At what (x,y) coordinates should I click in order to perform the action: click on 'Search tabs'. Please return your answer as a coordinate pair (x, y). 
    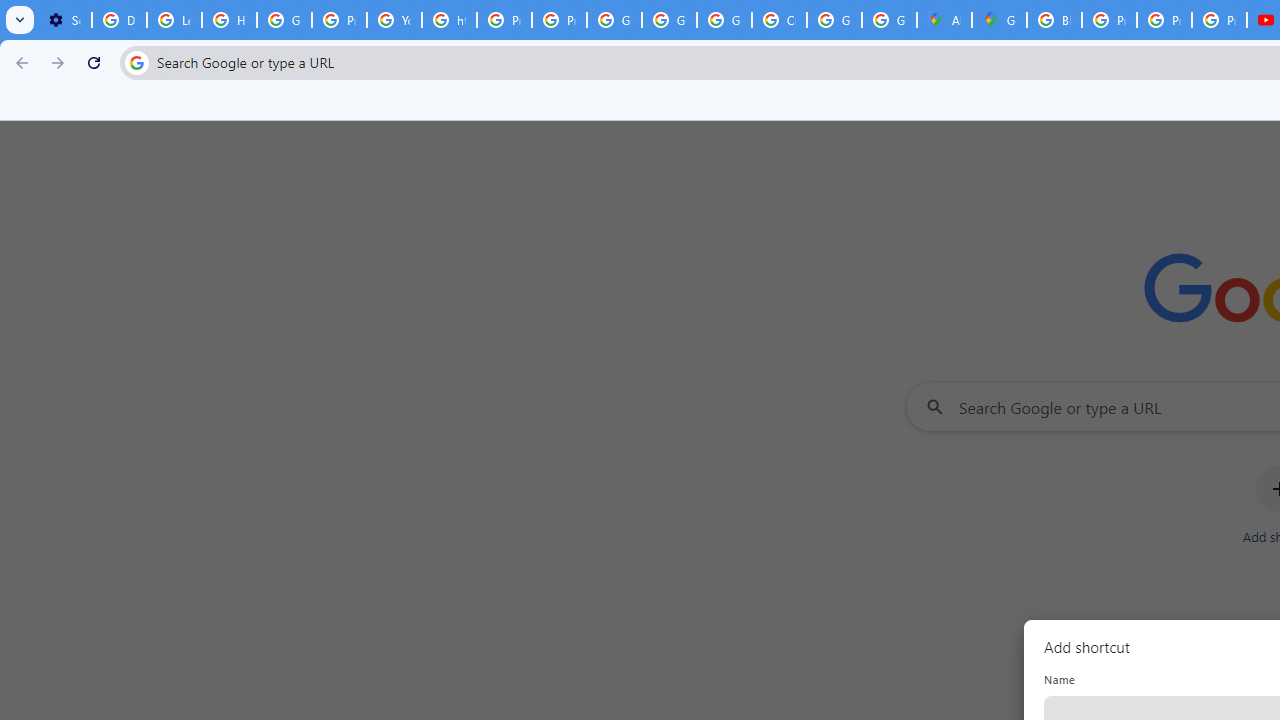
    Looking at the image, I should click on (20, 20).